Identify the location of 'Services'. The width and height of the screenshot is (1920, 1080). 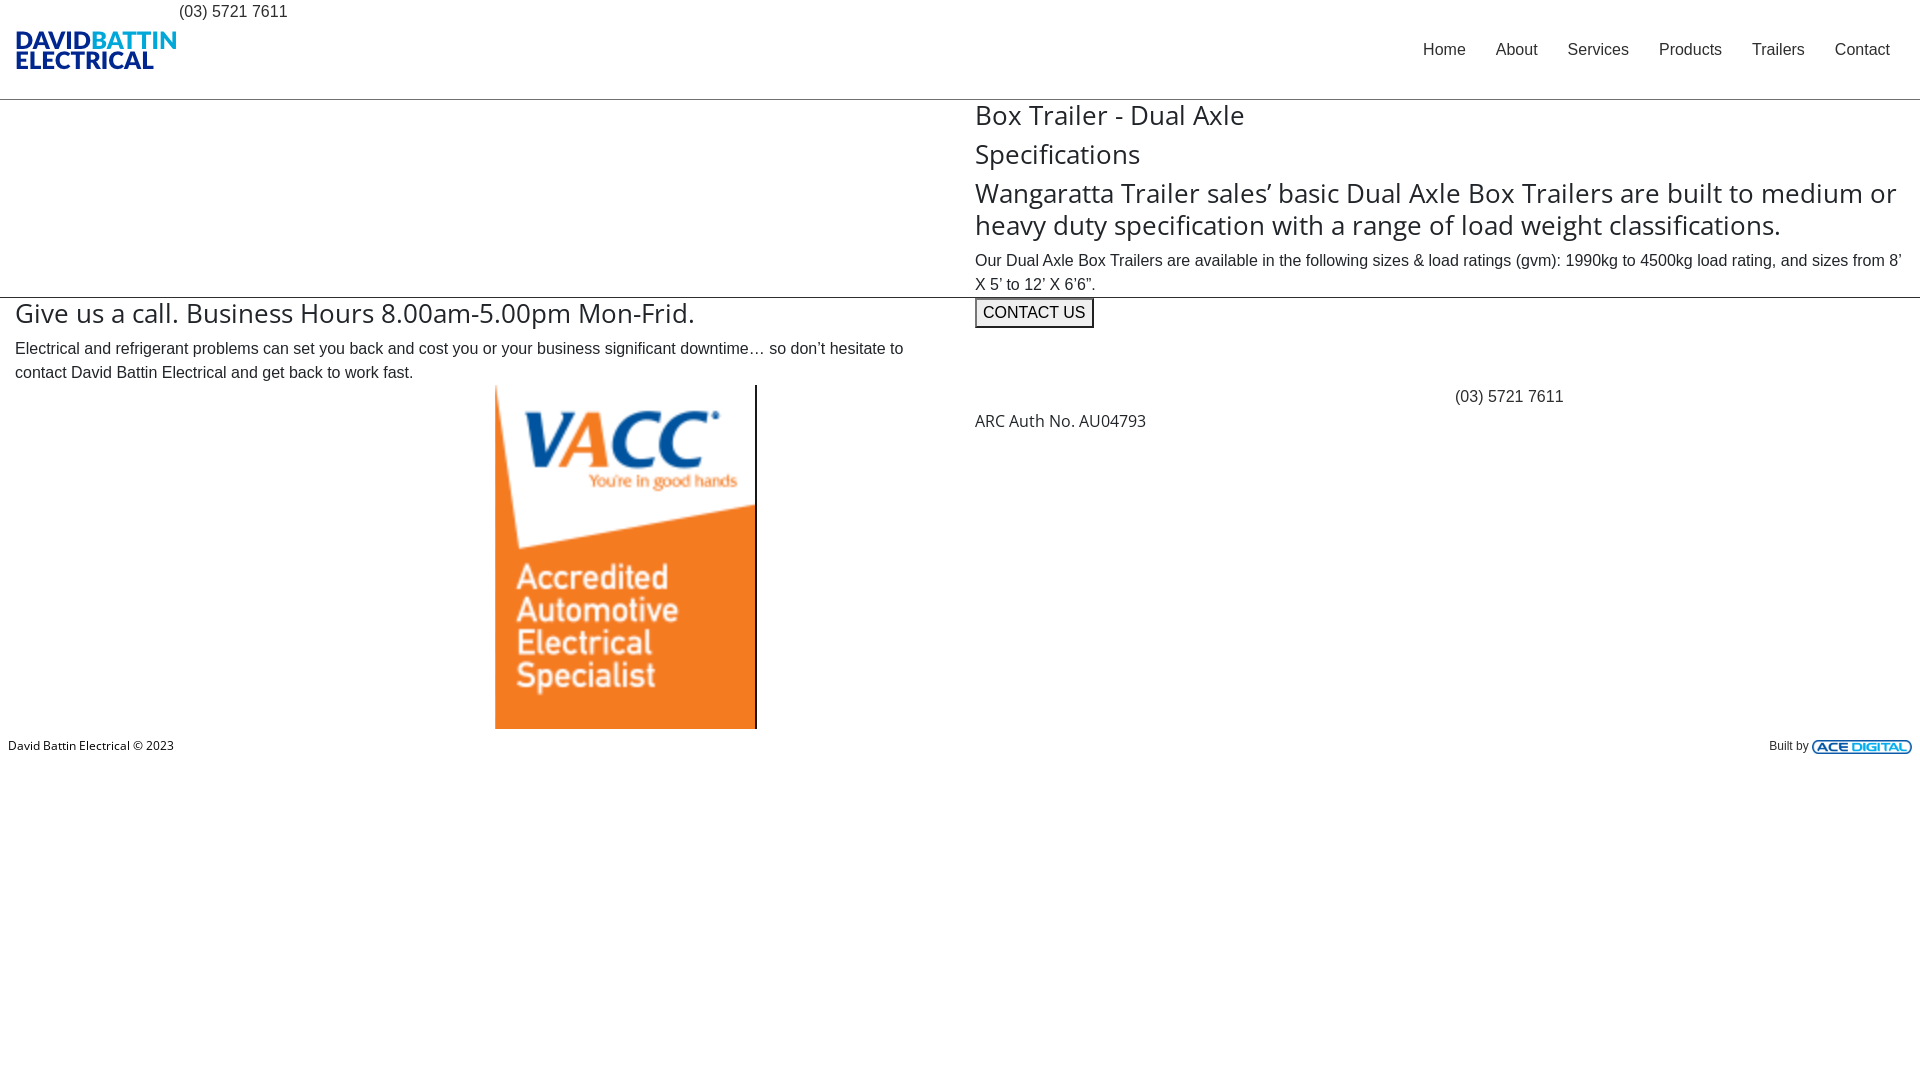
(1597, 49).